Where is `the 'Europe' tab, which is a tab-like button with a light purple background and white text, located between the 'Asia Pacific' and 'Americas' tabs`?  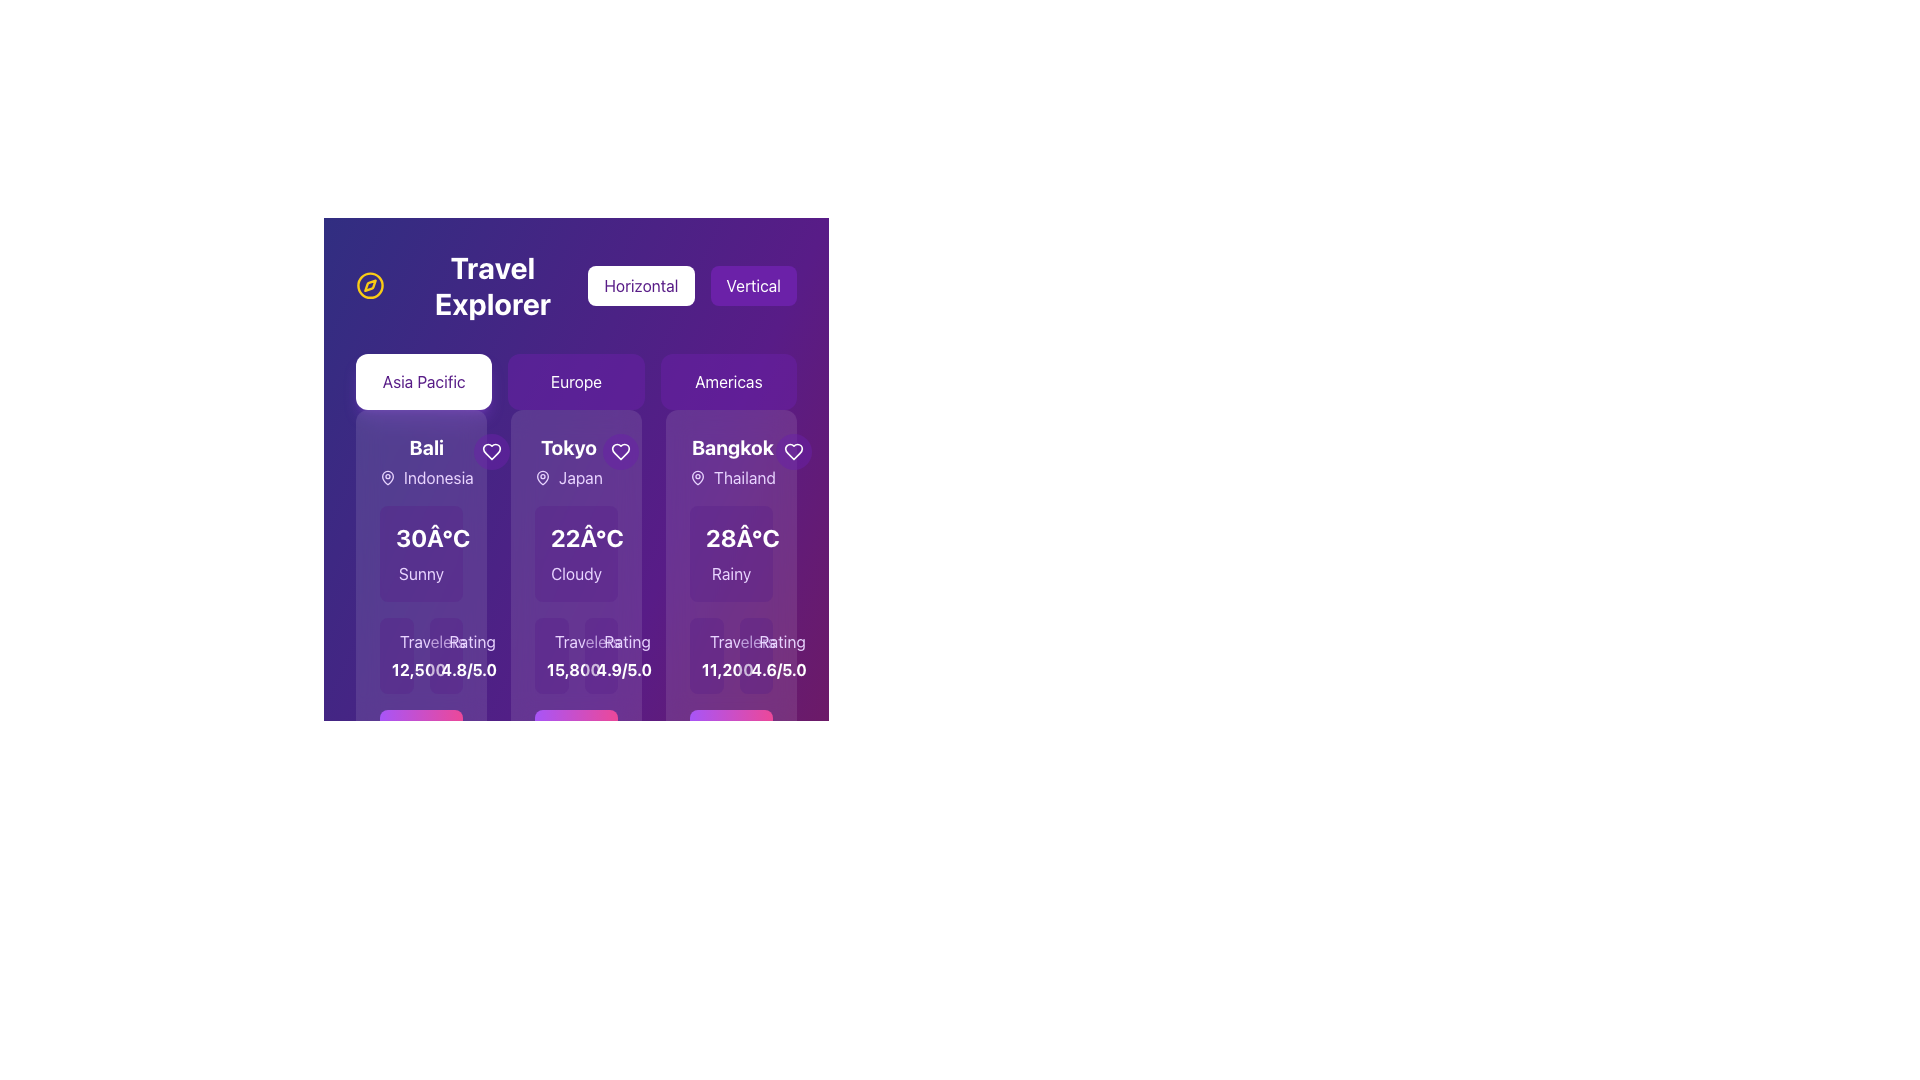
the 'Europe' tab, which is a tab-like button with a light purple background and white text, located between the 'Asia Pacific' and 'Americas' tabs is located at coordinates (575, 381).